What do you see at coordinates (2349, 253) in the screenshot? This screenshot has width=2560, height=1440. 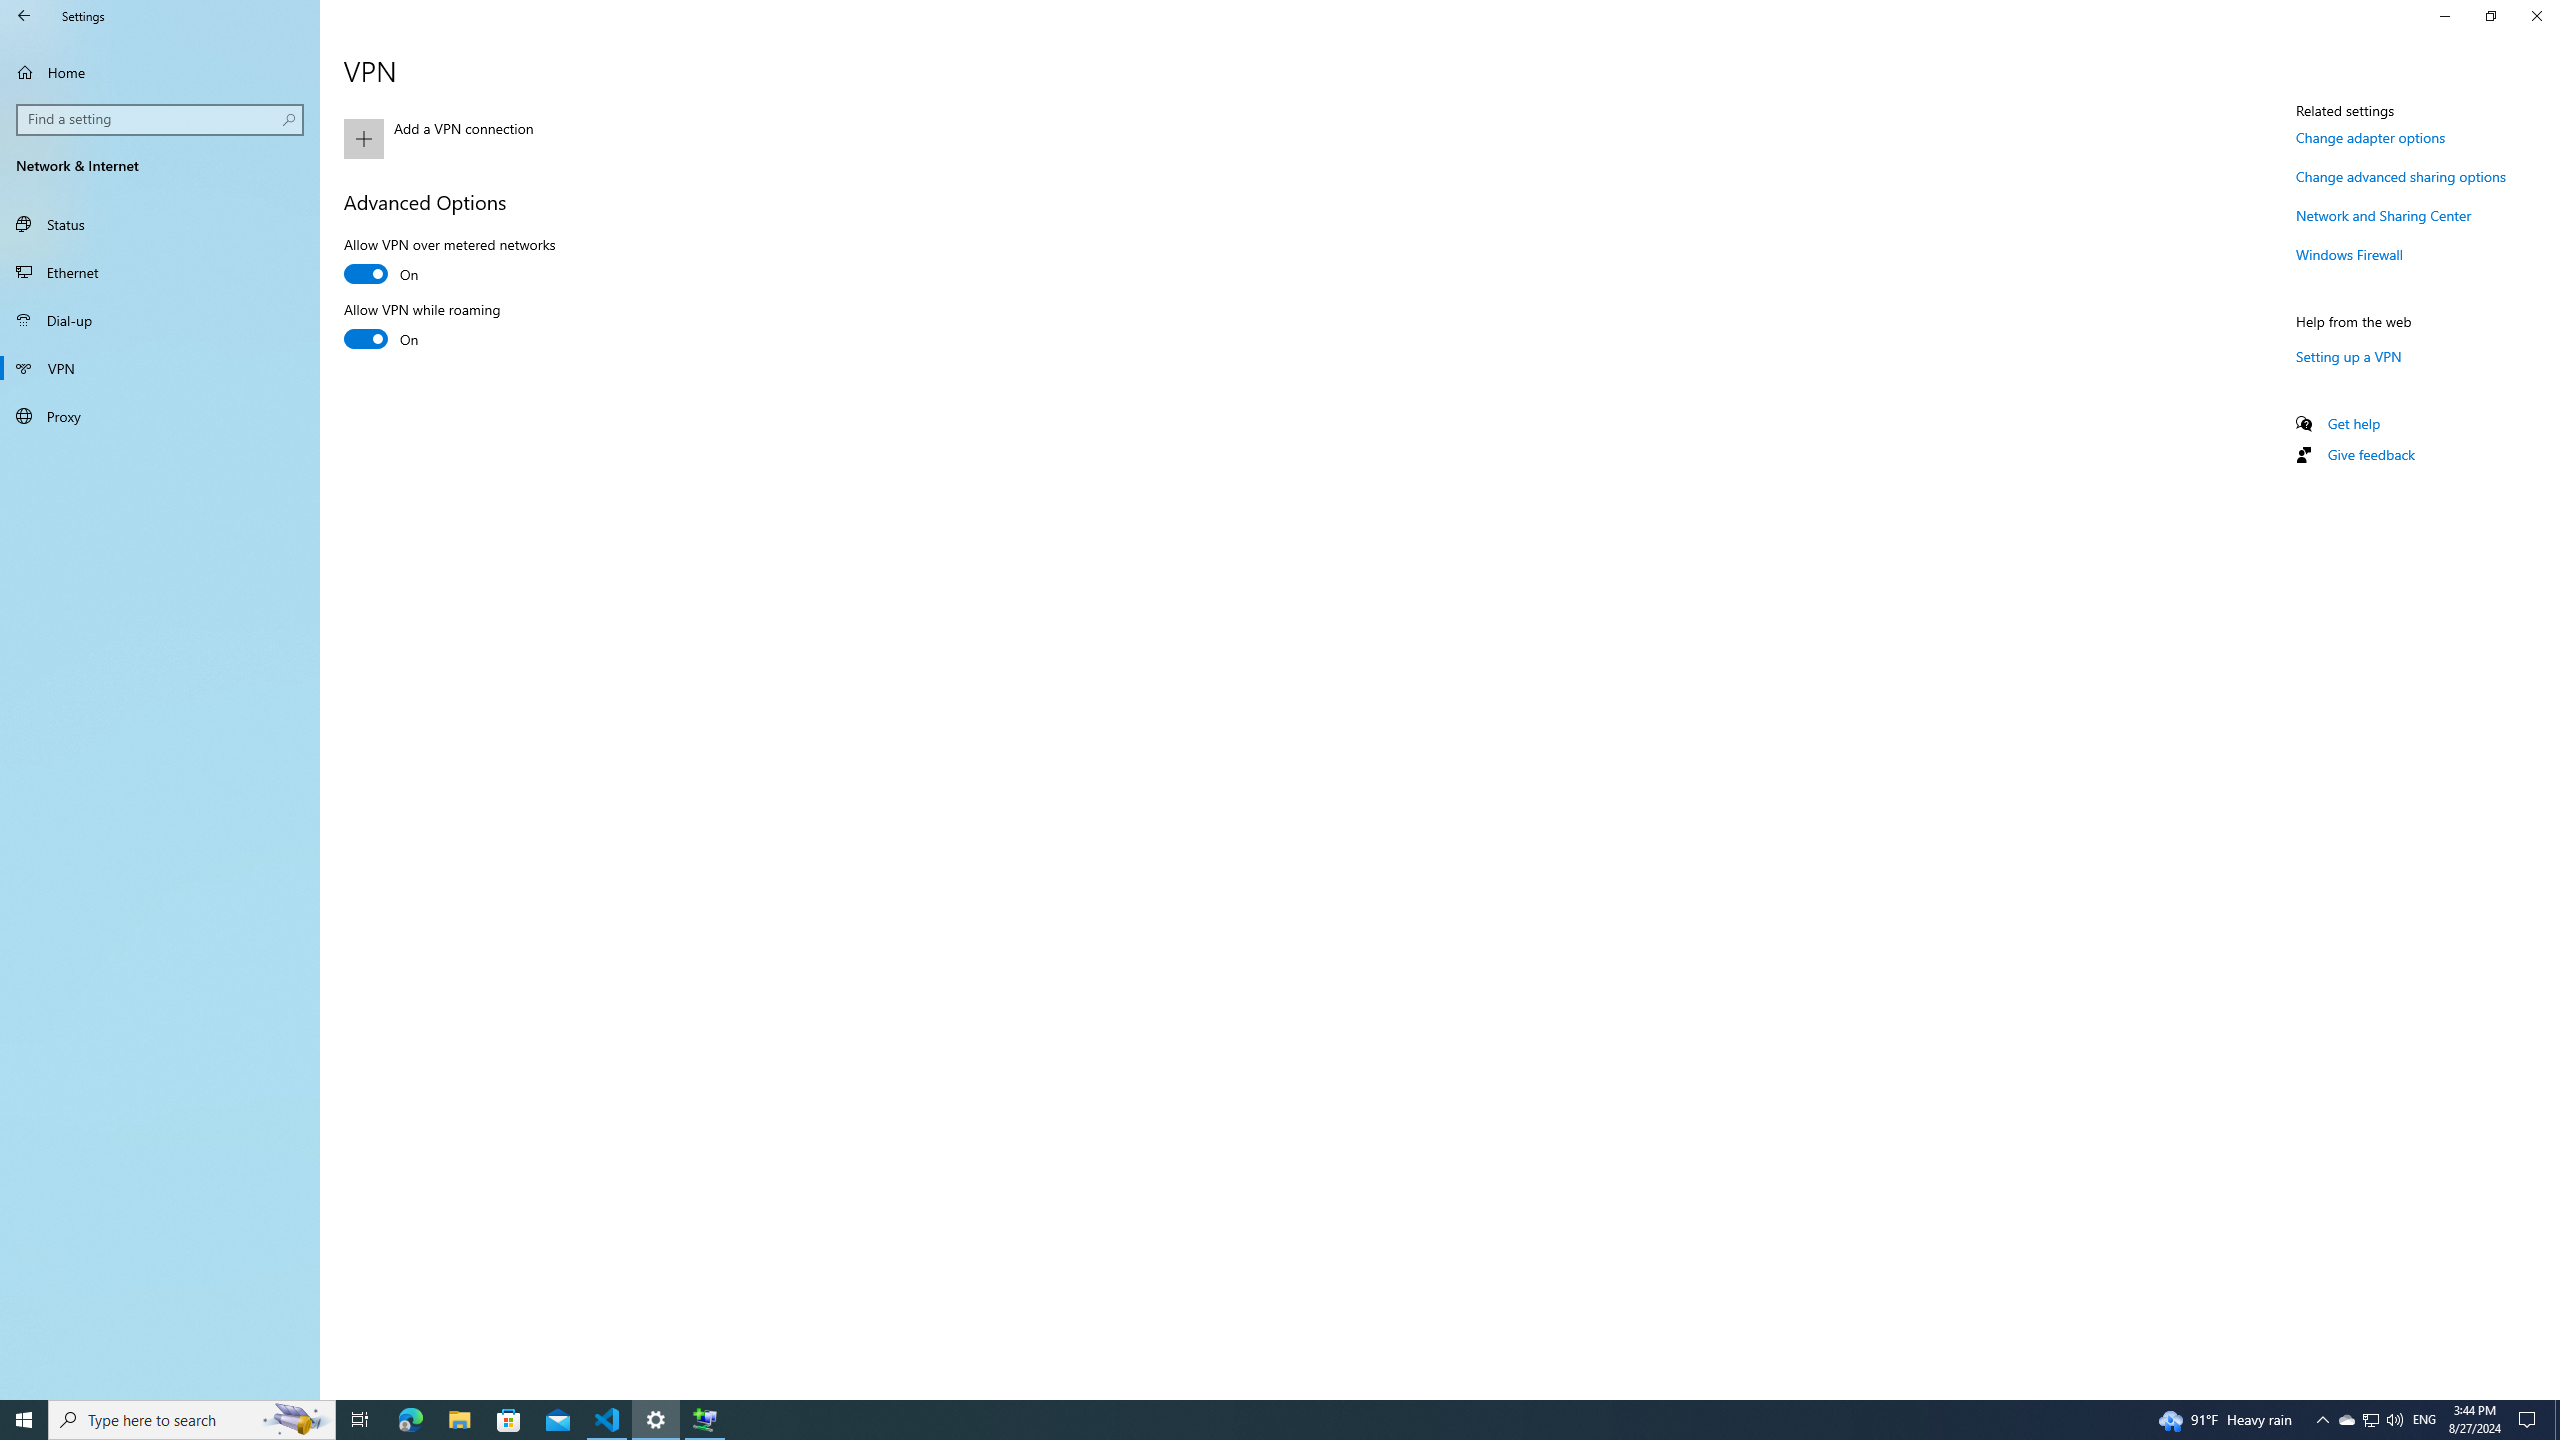 I see `'Windows Firewall'` at bounding box center [2349, 253].